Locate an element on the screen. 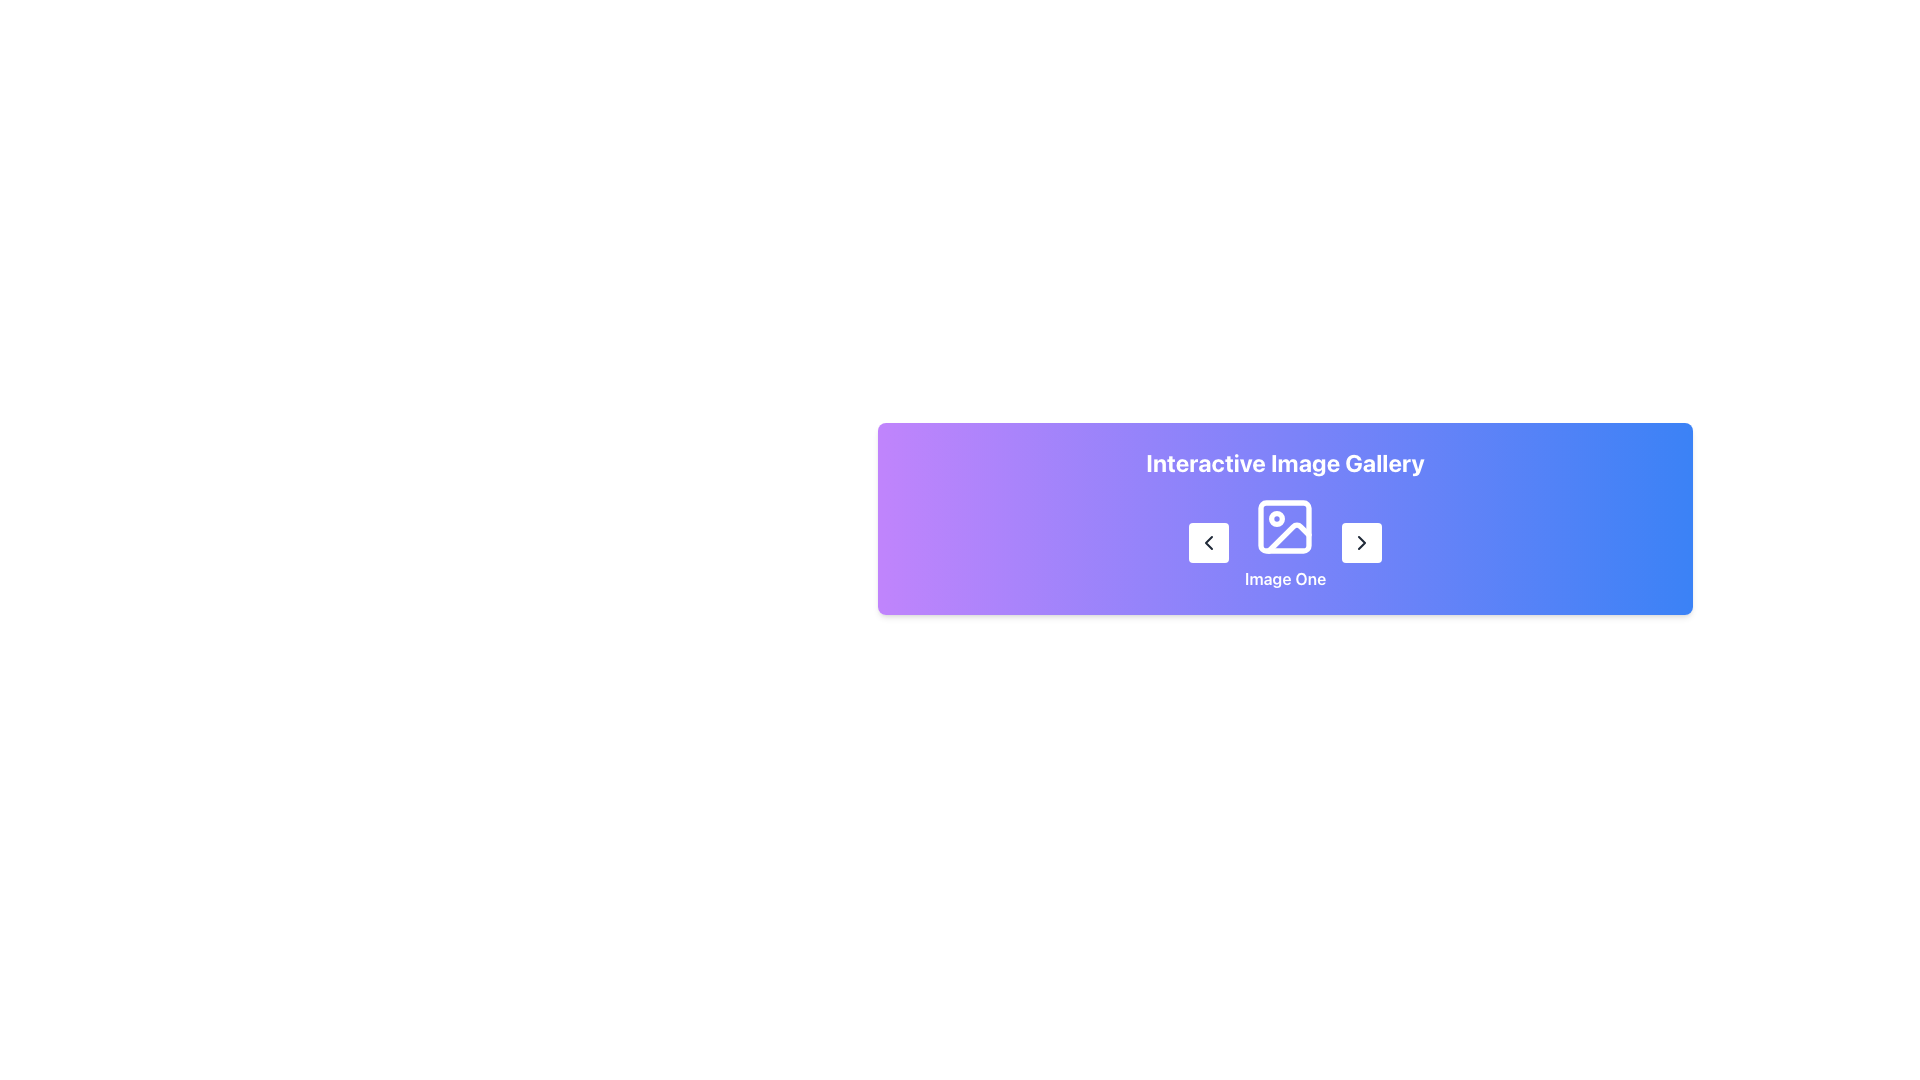 This screenshot has width=1920, height=1080. the descriptive text label located directly below the image icon in the interactive gallery section is located at coordinates (1285, 578).